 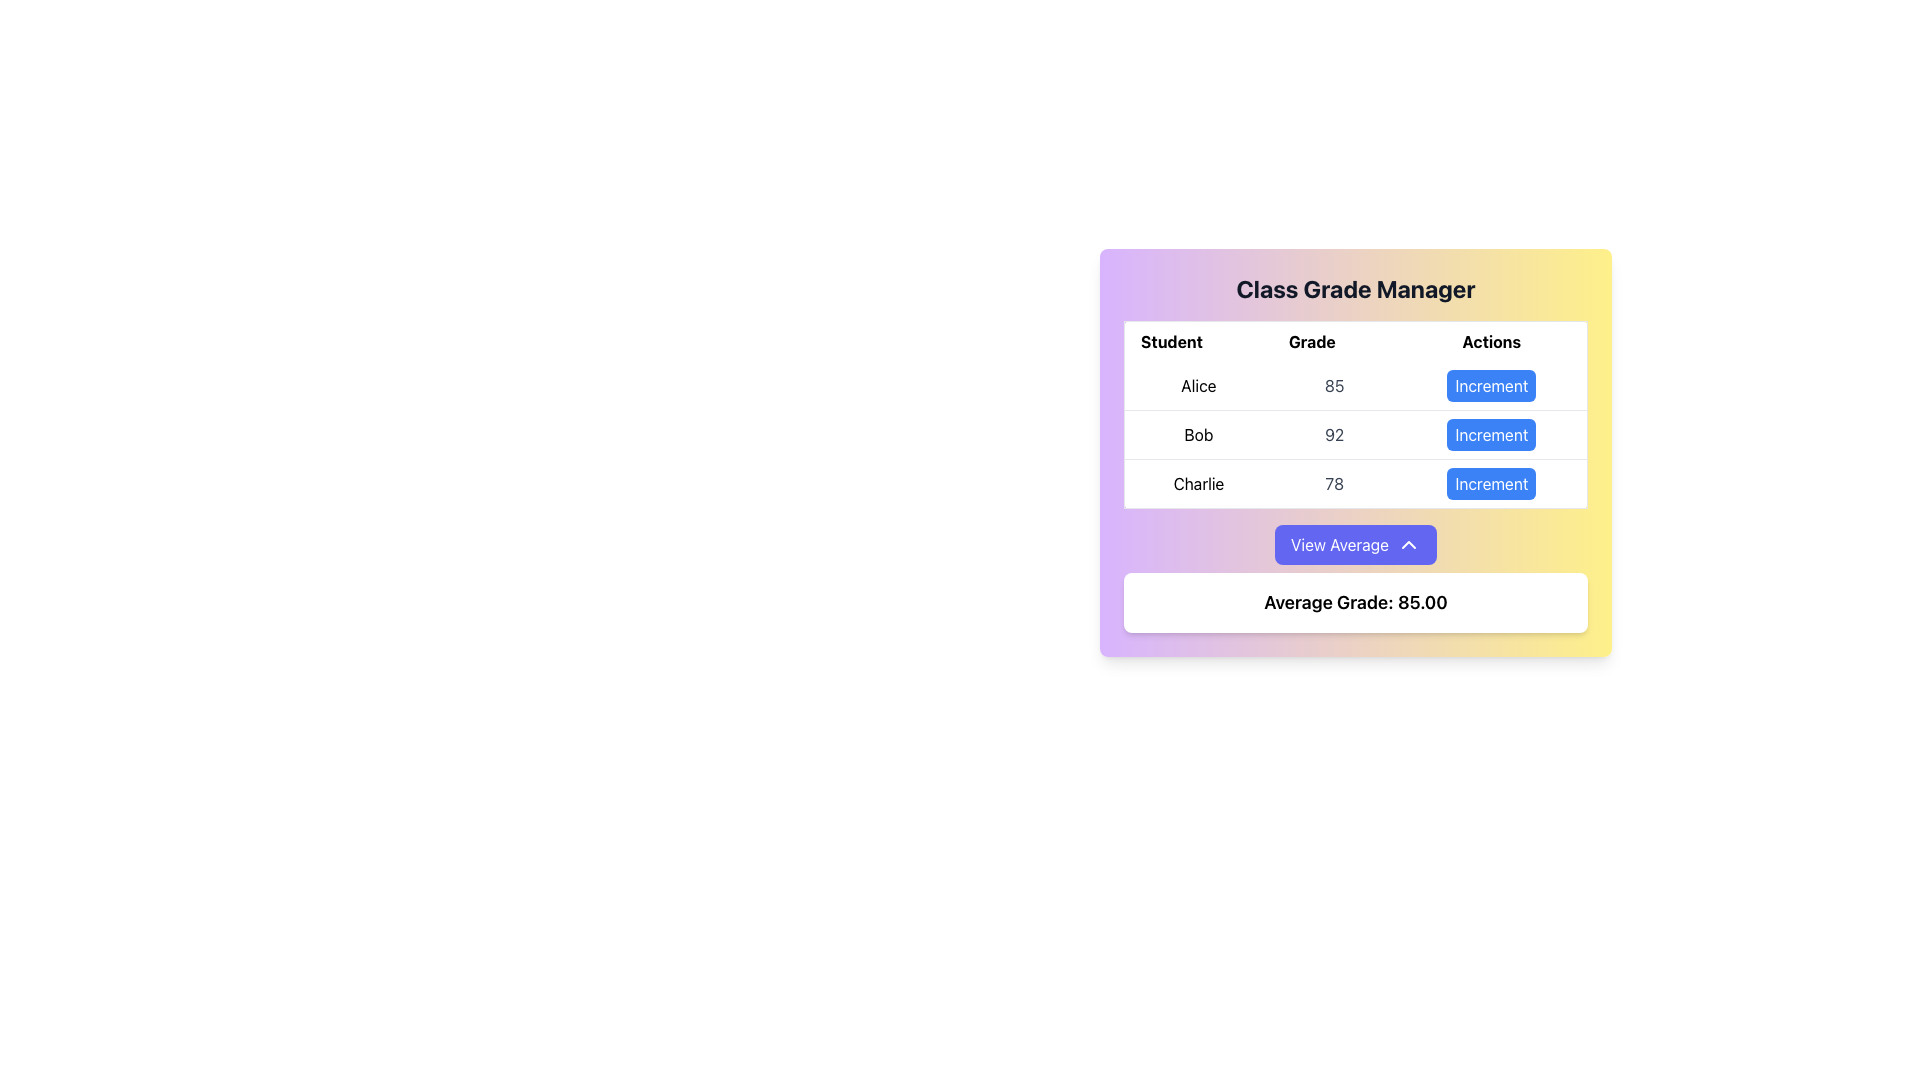 I want to click on the third 'Increment' button in the 'Actions' column of the 'Class Grade Manager' table, which is associated with the 'Charlie' row, so click(x=1491, y=483).